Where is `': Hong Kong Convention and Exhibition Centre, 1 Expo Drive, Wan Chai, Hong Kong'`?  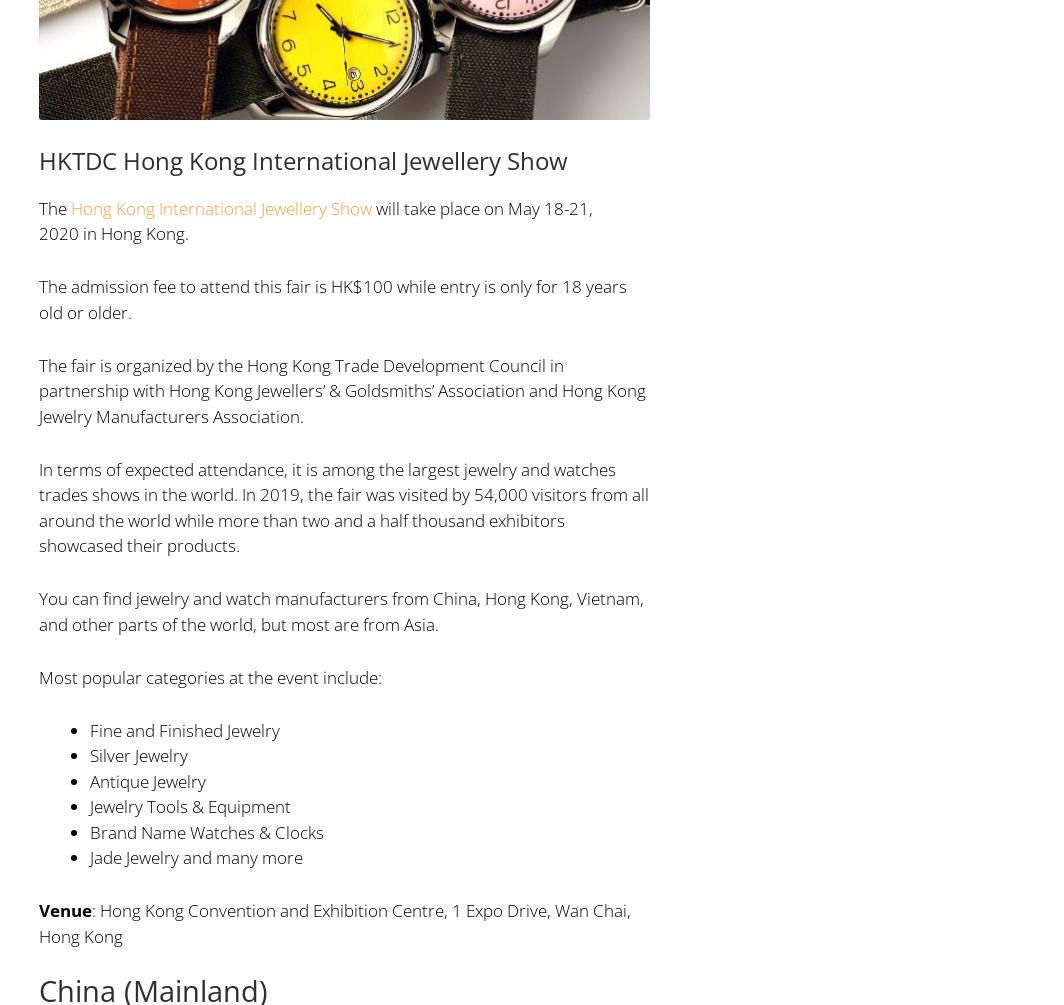 ': Hong Kong Convention and Exhibition Centre, 1 Expo Drive, Wan Chai, Hong Kong' is located at coordinates (37, 921).